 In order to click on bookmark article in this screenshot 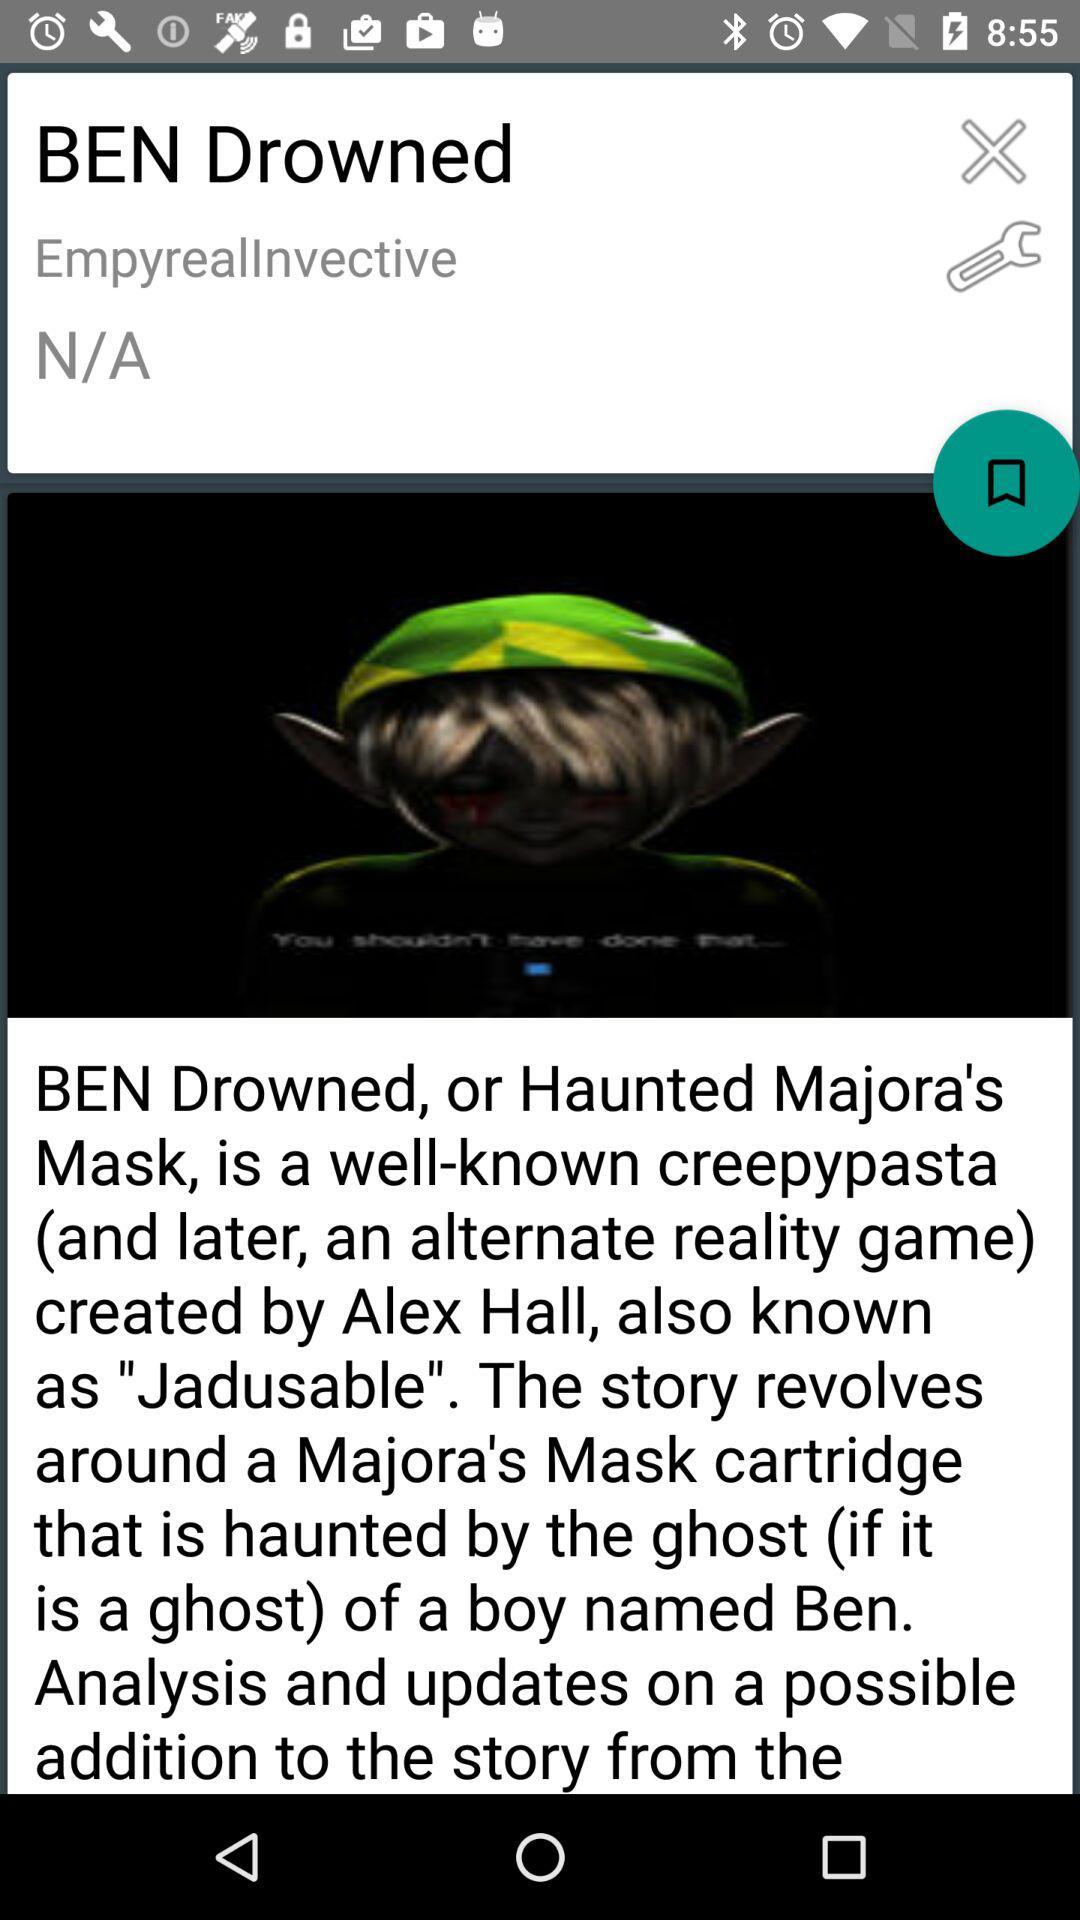, I will do `click(1006, 483)`.